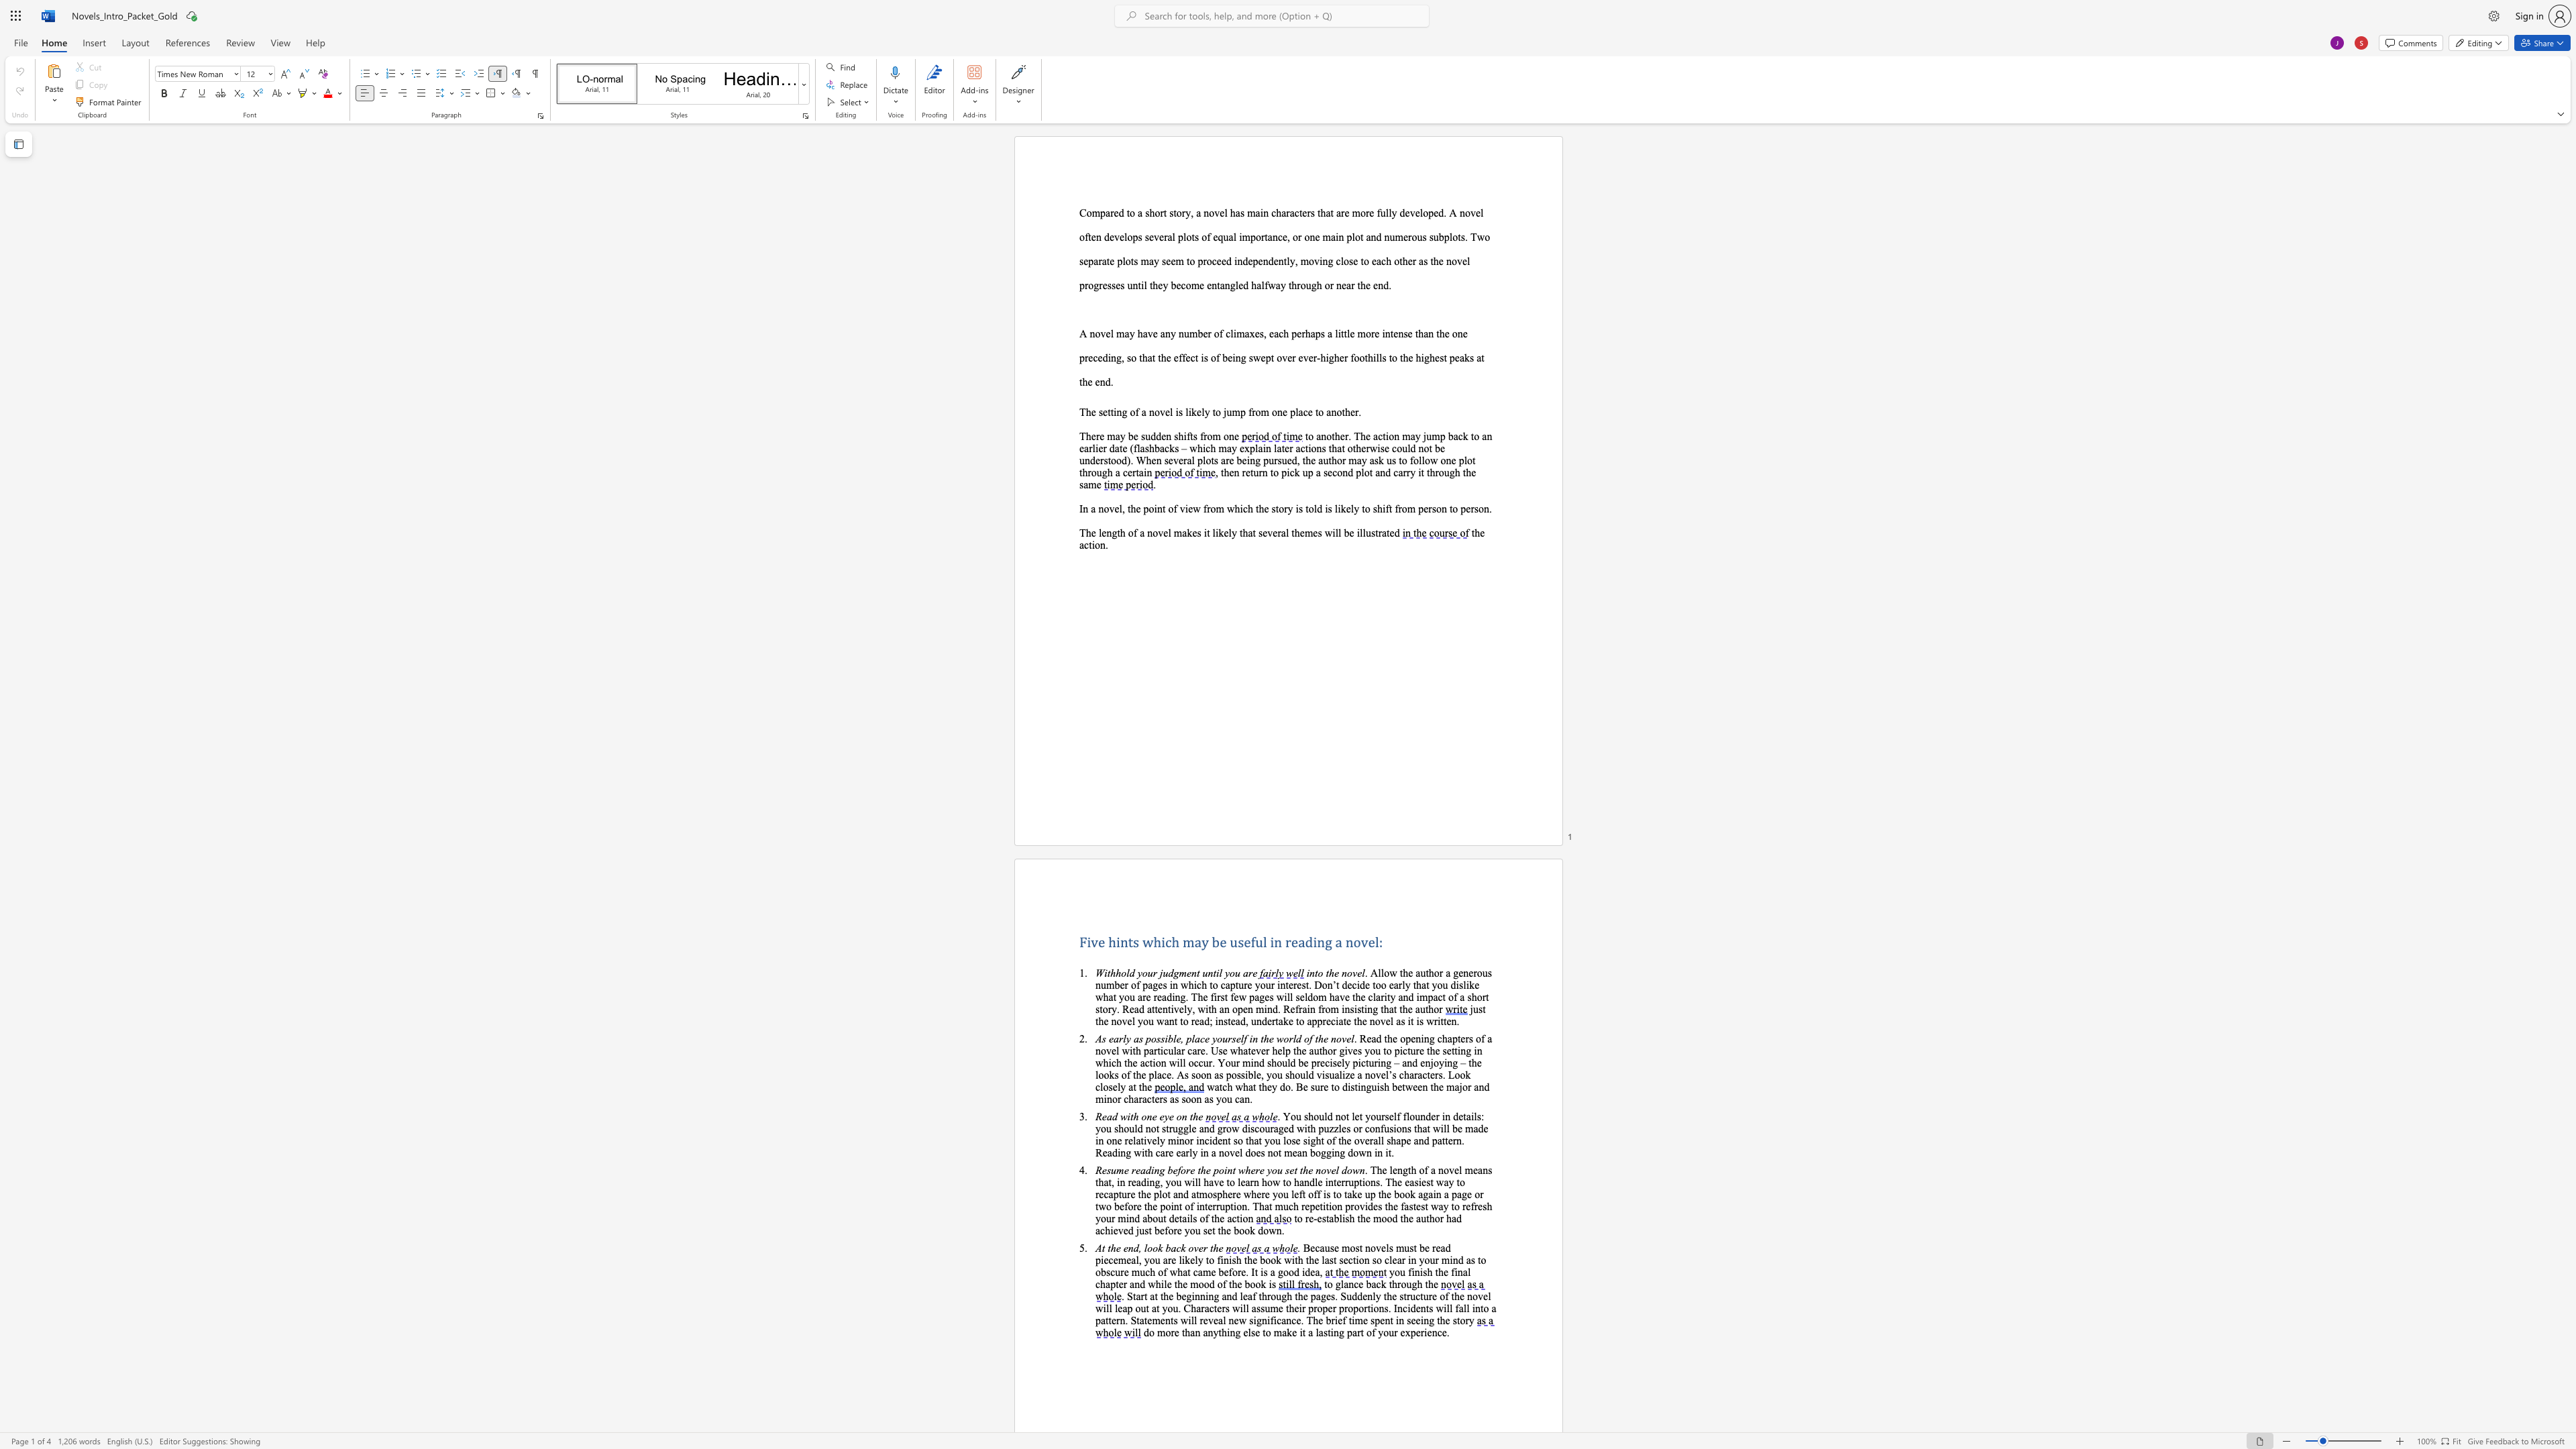 The image size is (2576, 1449). I want to click on the subset text "fi" within the text "you finish the", so click(1407, 1271).